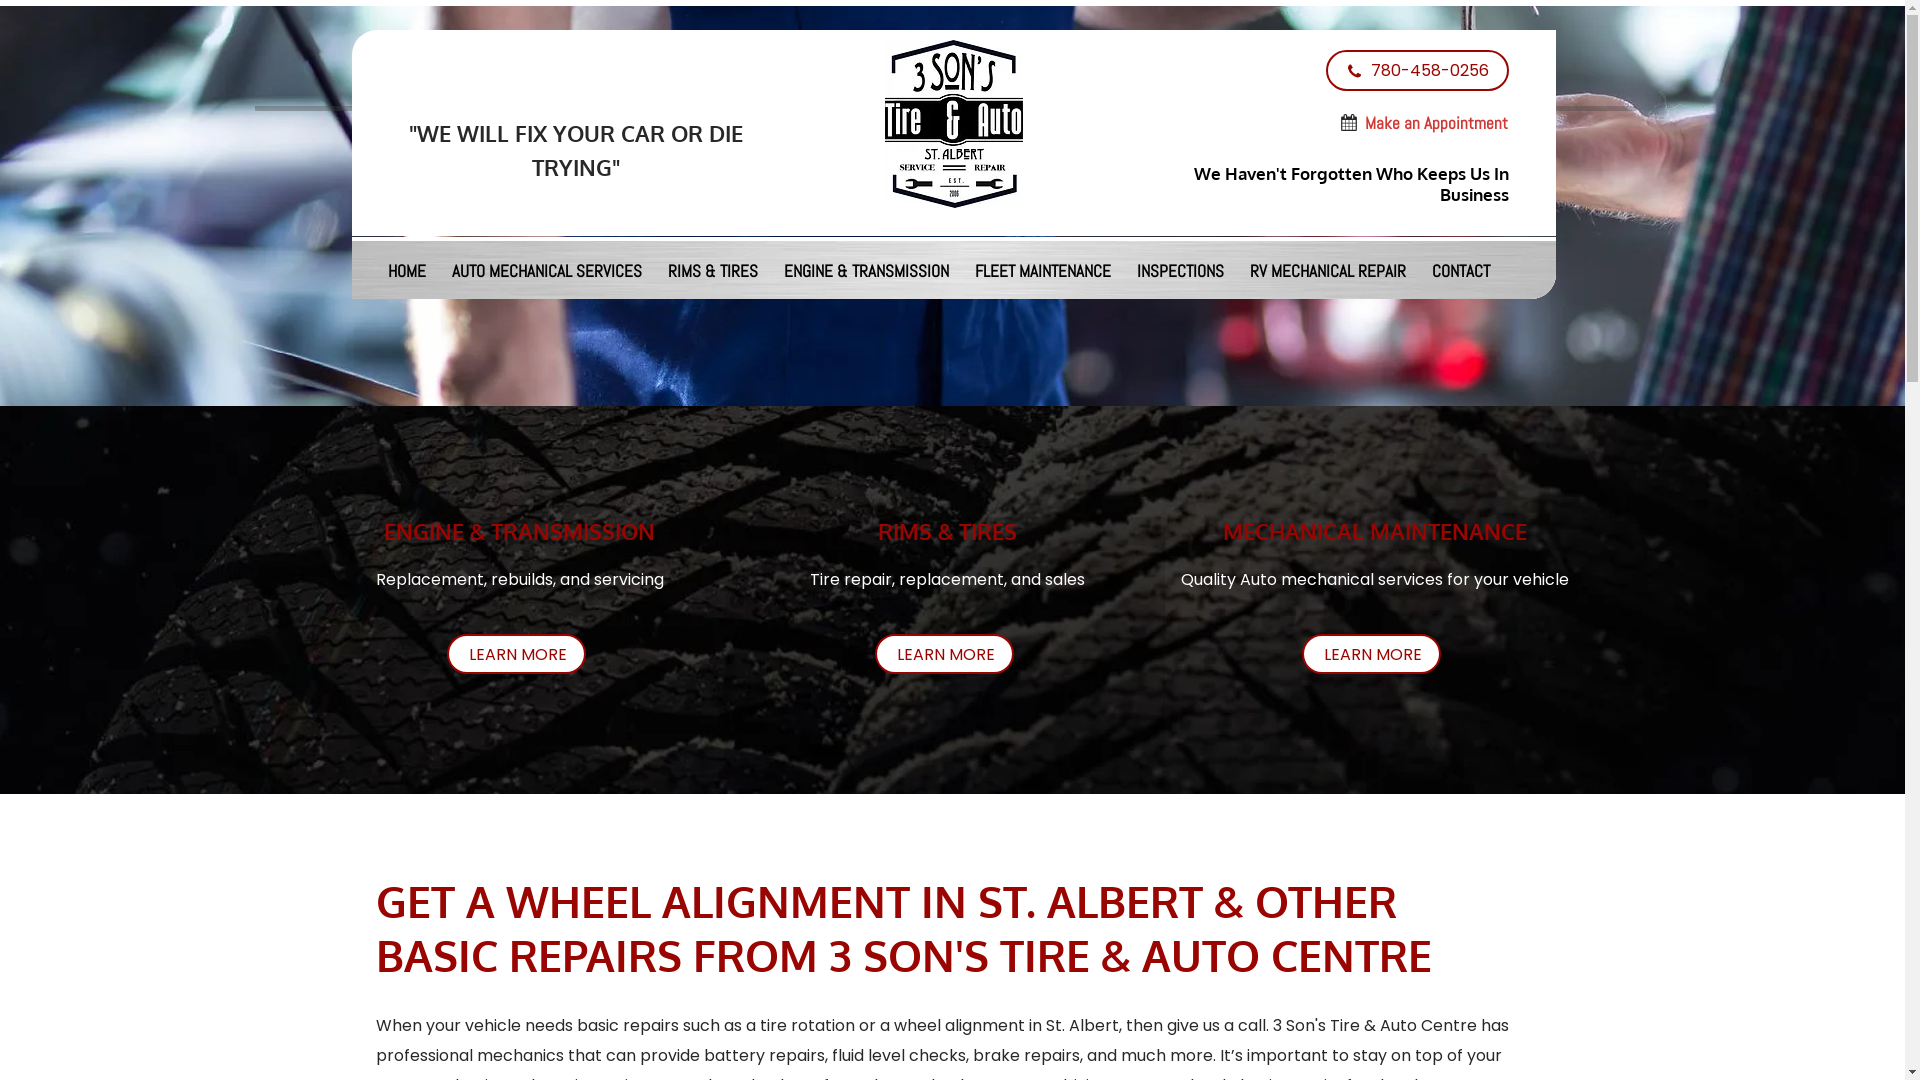  What do you see at coordinates (515, 654) in the screenshot?
I see `'LEARN MORE'` at bounding box center [515, 654].